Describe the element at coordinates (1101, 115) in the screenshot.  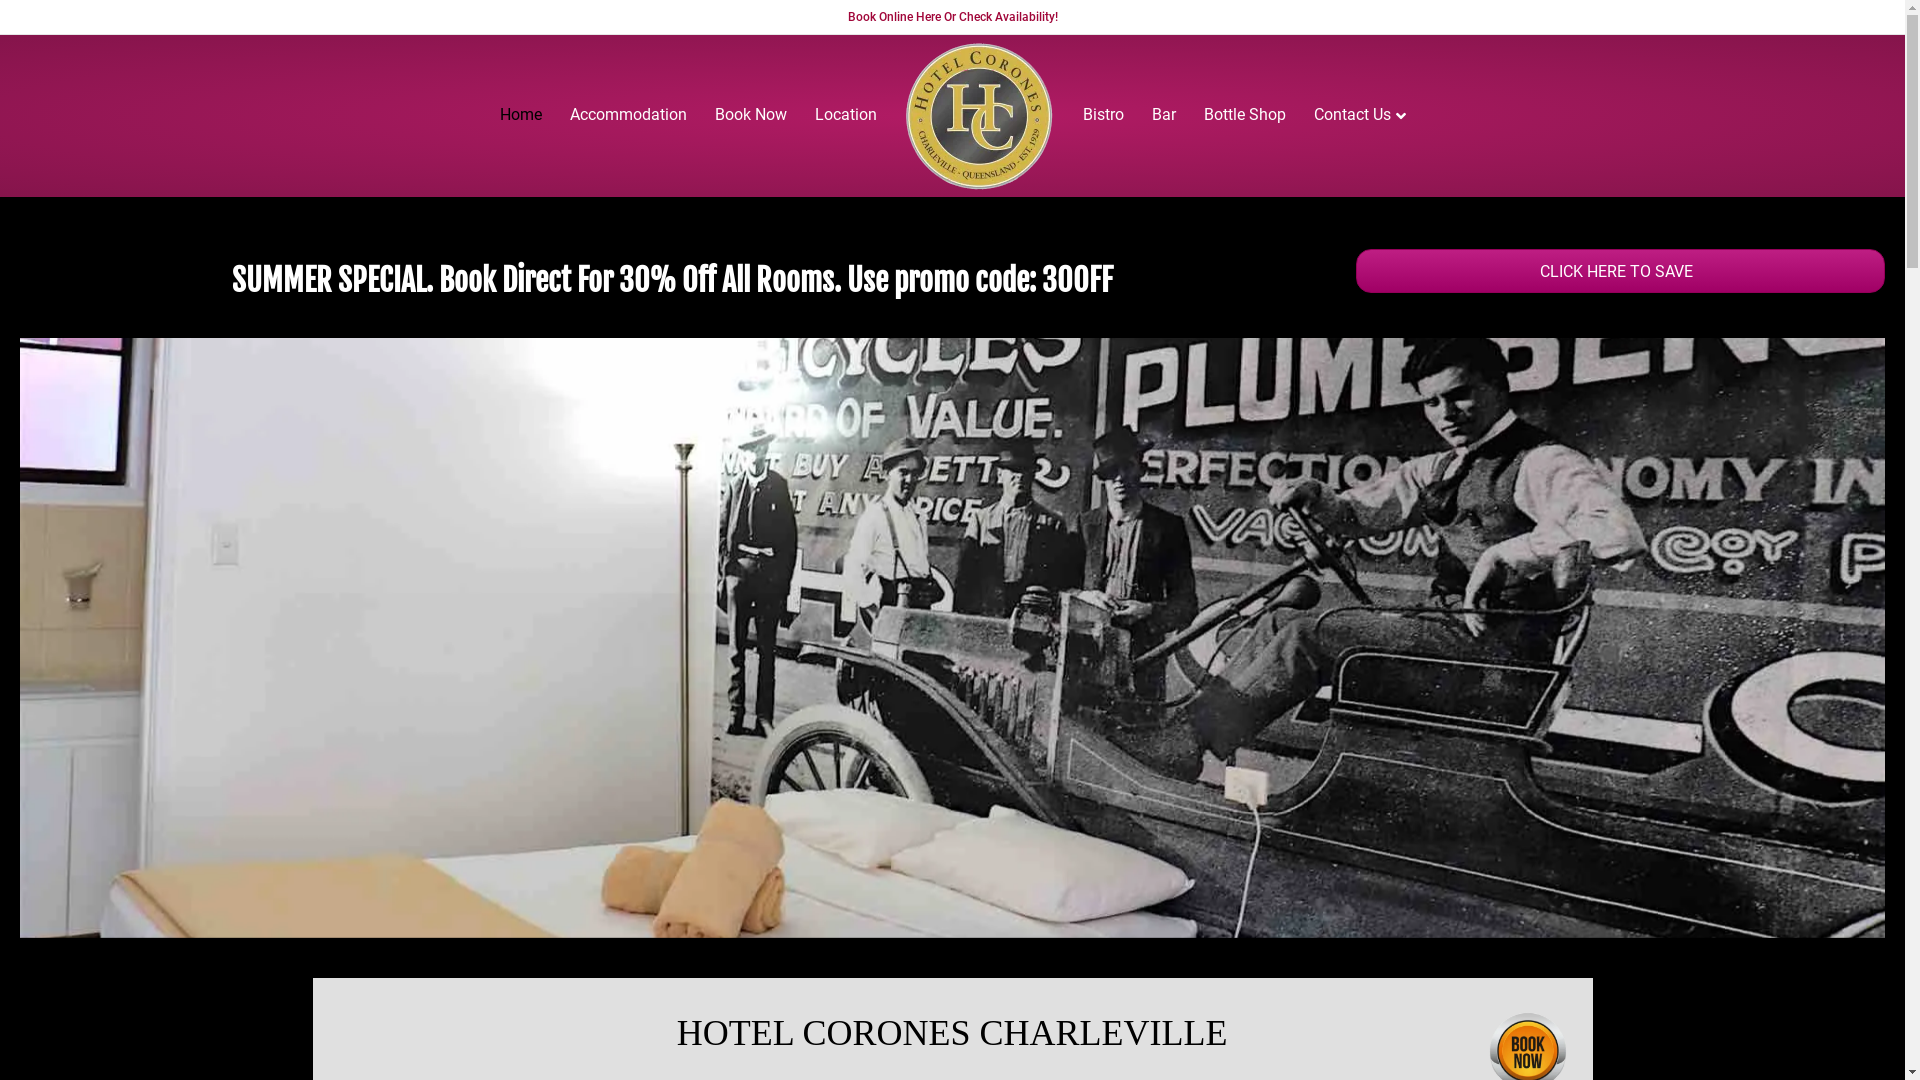
I see `'Bistro'` at that location.